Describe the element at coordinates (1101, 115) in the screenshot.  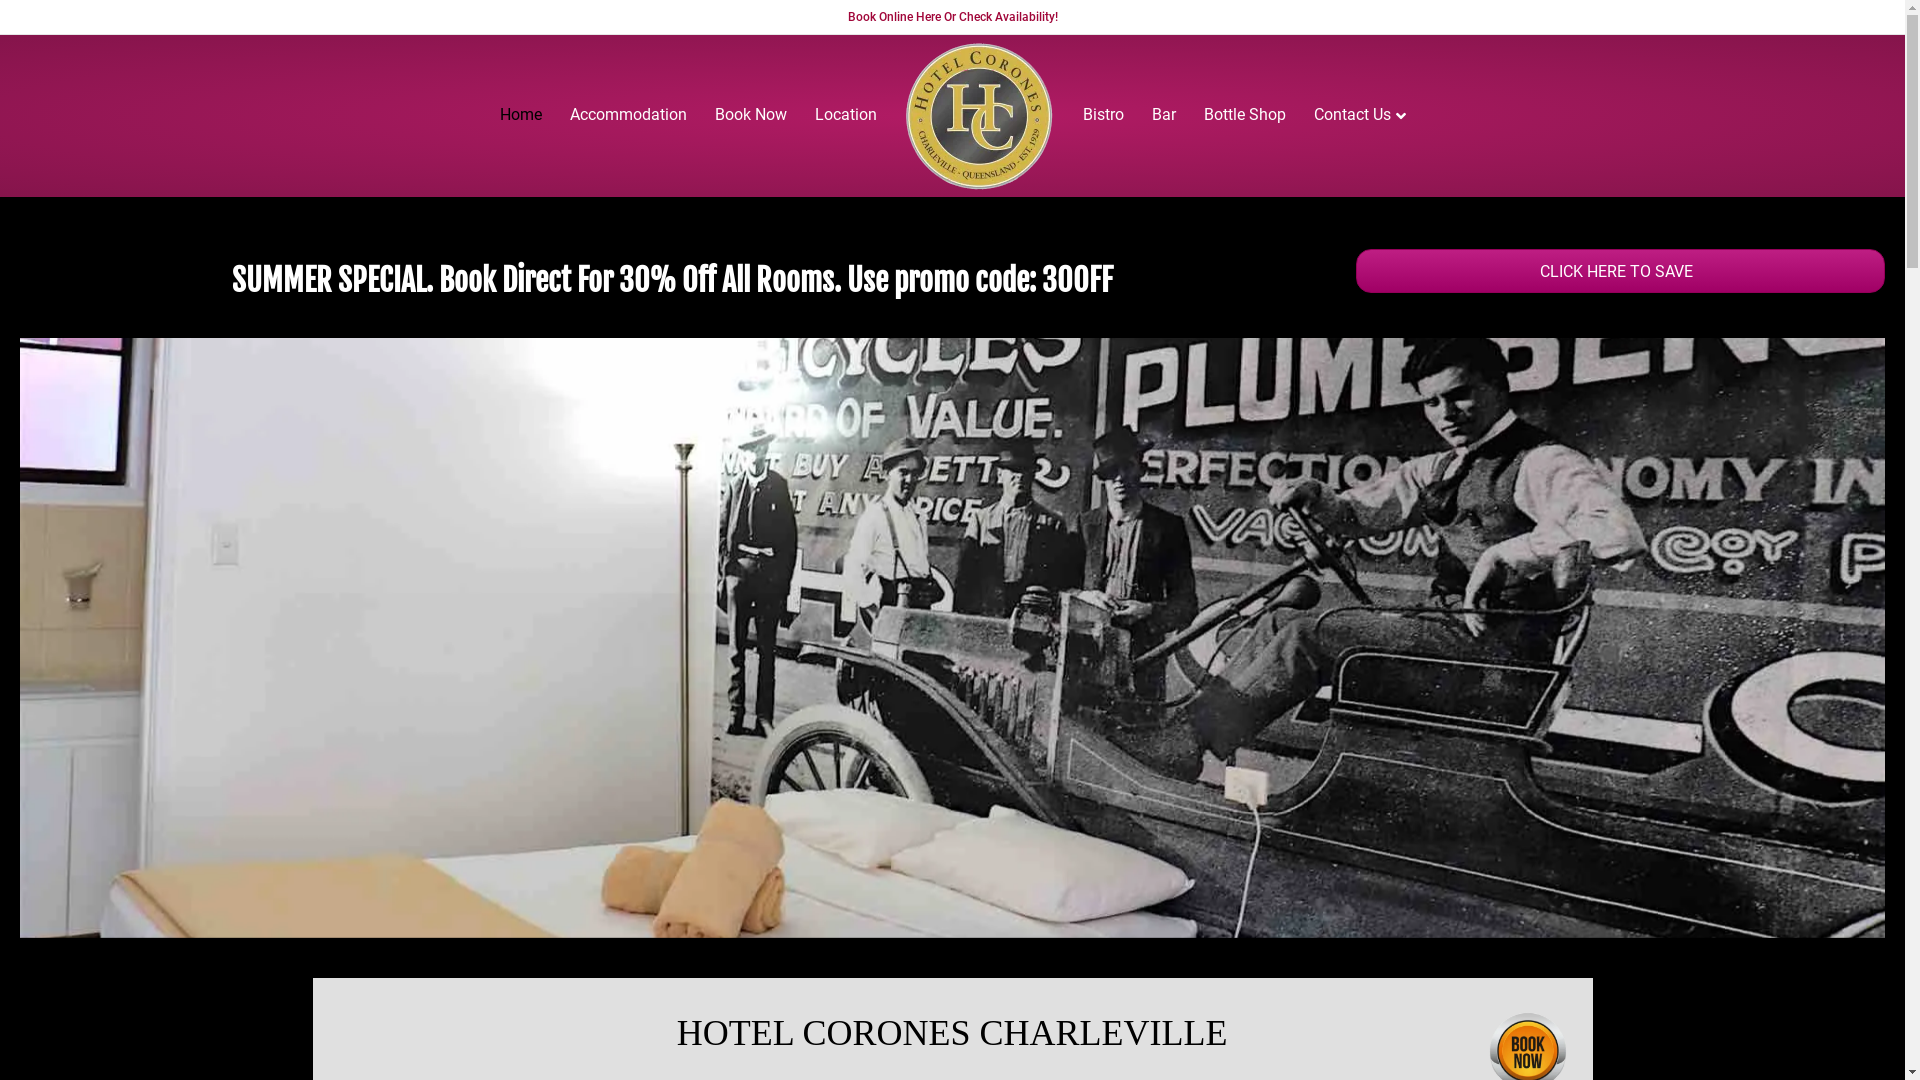
I see `'Bistro'` at that location.